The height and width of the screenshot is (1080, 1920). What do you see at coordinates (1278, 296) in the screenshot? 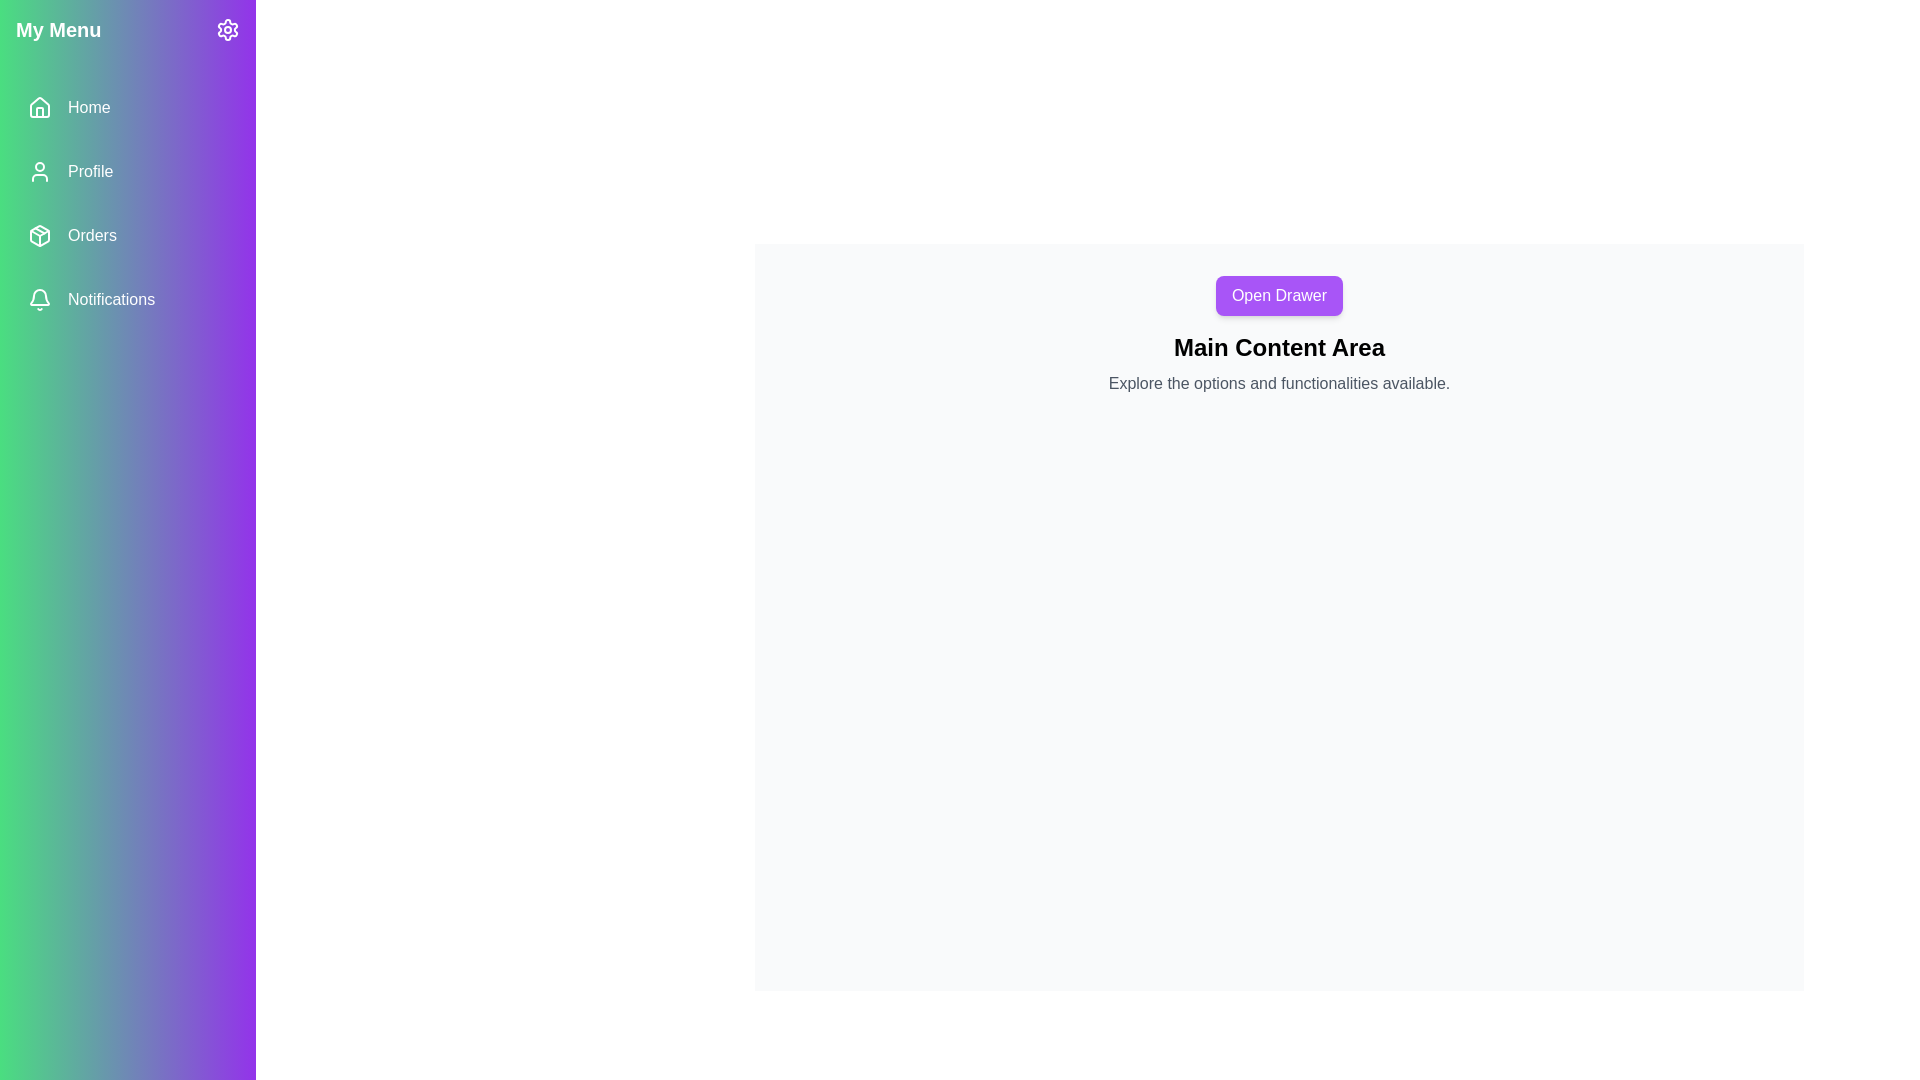
I see `the 'Open Drawer' button to open the drawer` at bounding box center [1278, 296].